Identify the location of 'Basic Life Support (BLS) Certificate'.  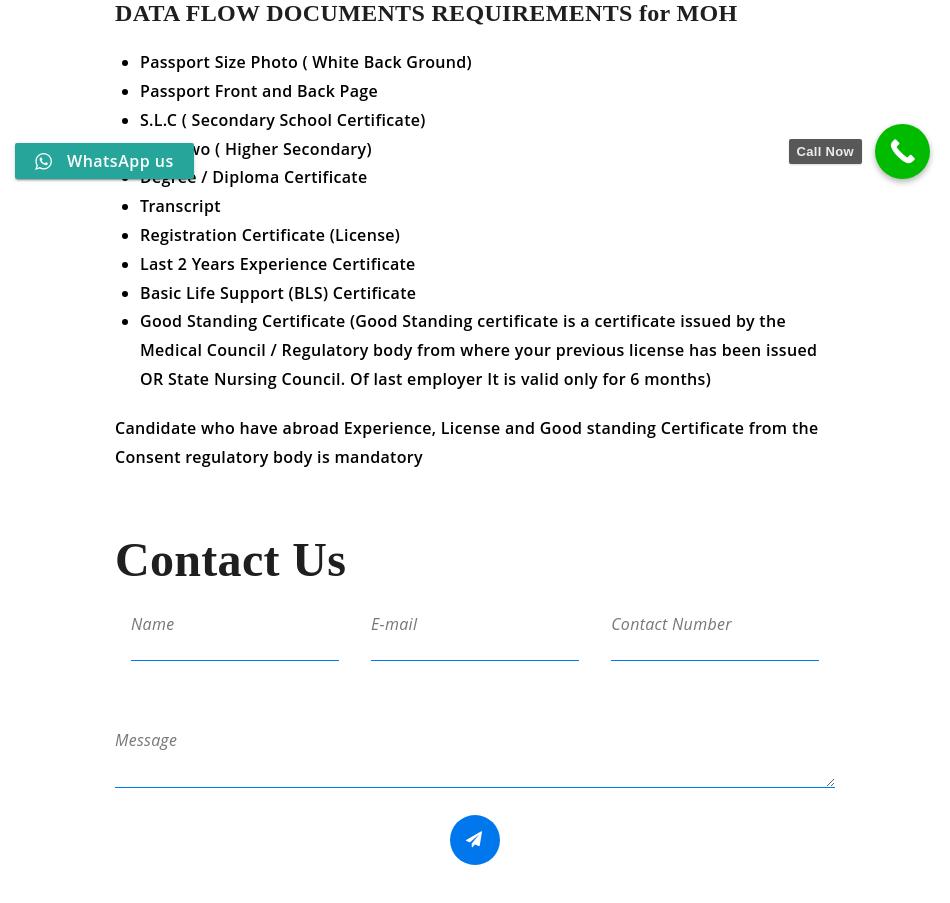
(140, 304).